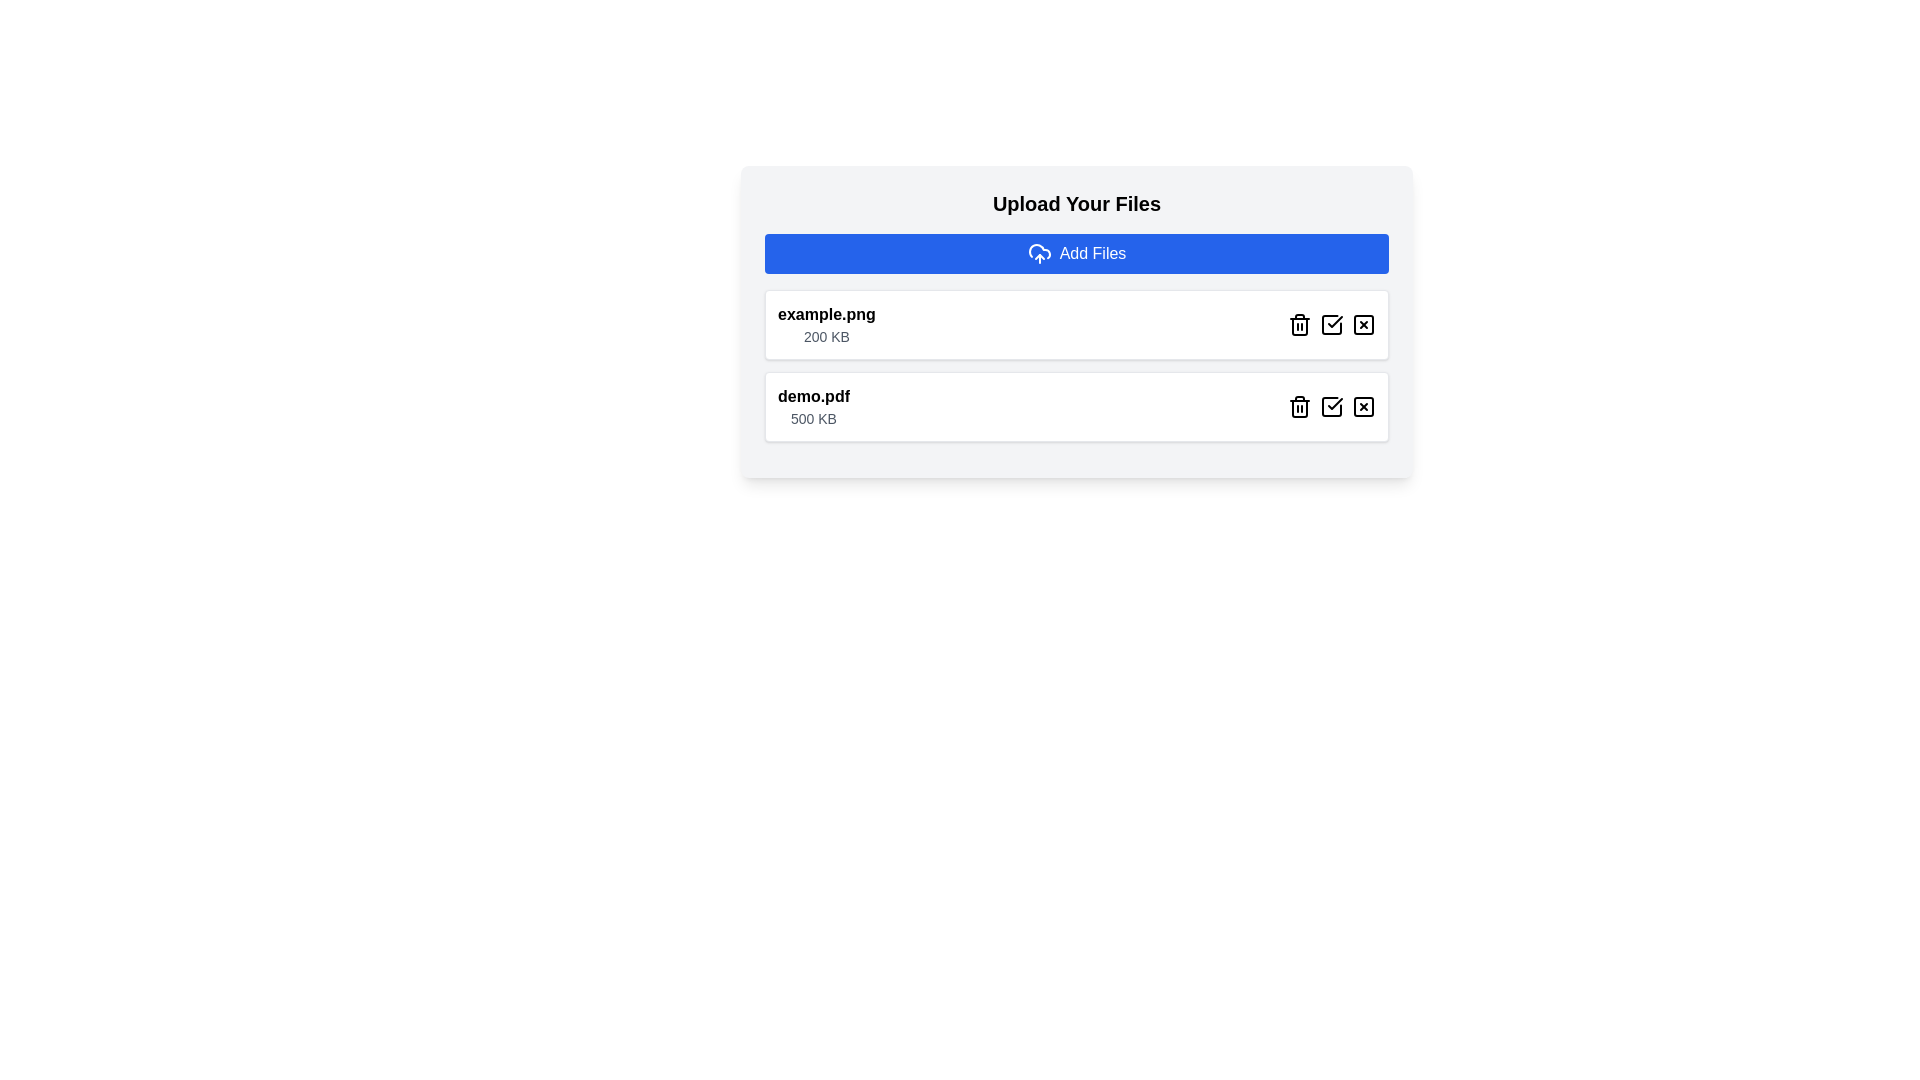 This screenshot has width=1920, height=1080. What do you see at coordinates (1335, 404) in the screenshot?
I see `the small graphical checkmark icon enclosed within a larger square icon, located near the right side of the row for the file named 'demo.pdf' in the upload interface` at bounding box center [1335, 404].